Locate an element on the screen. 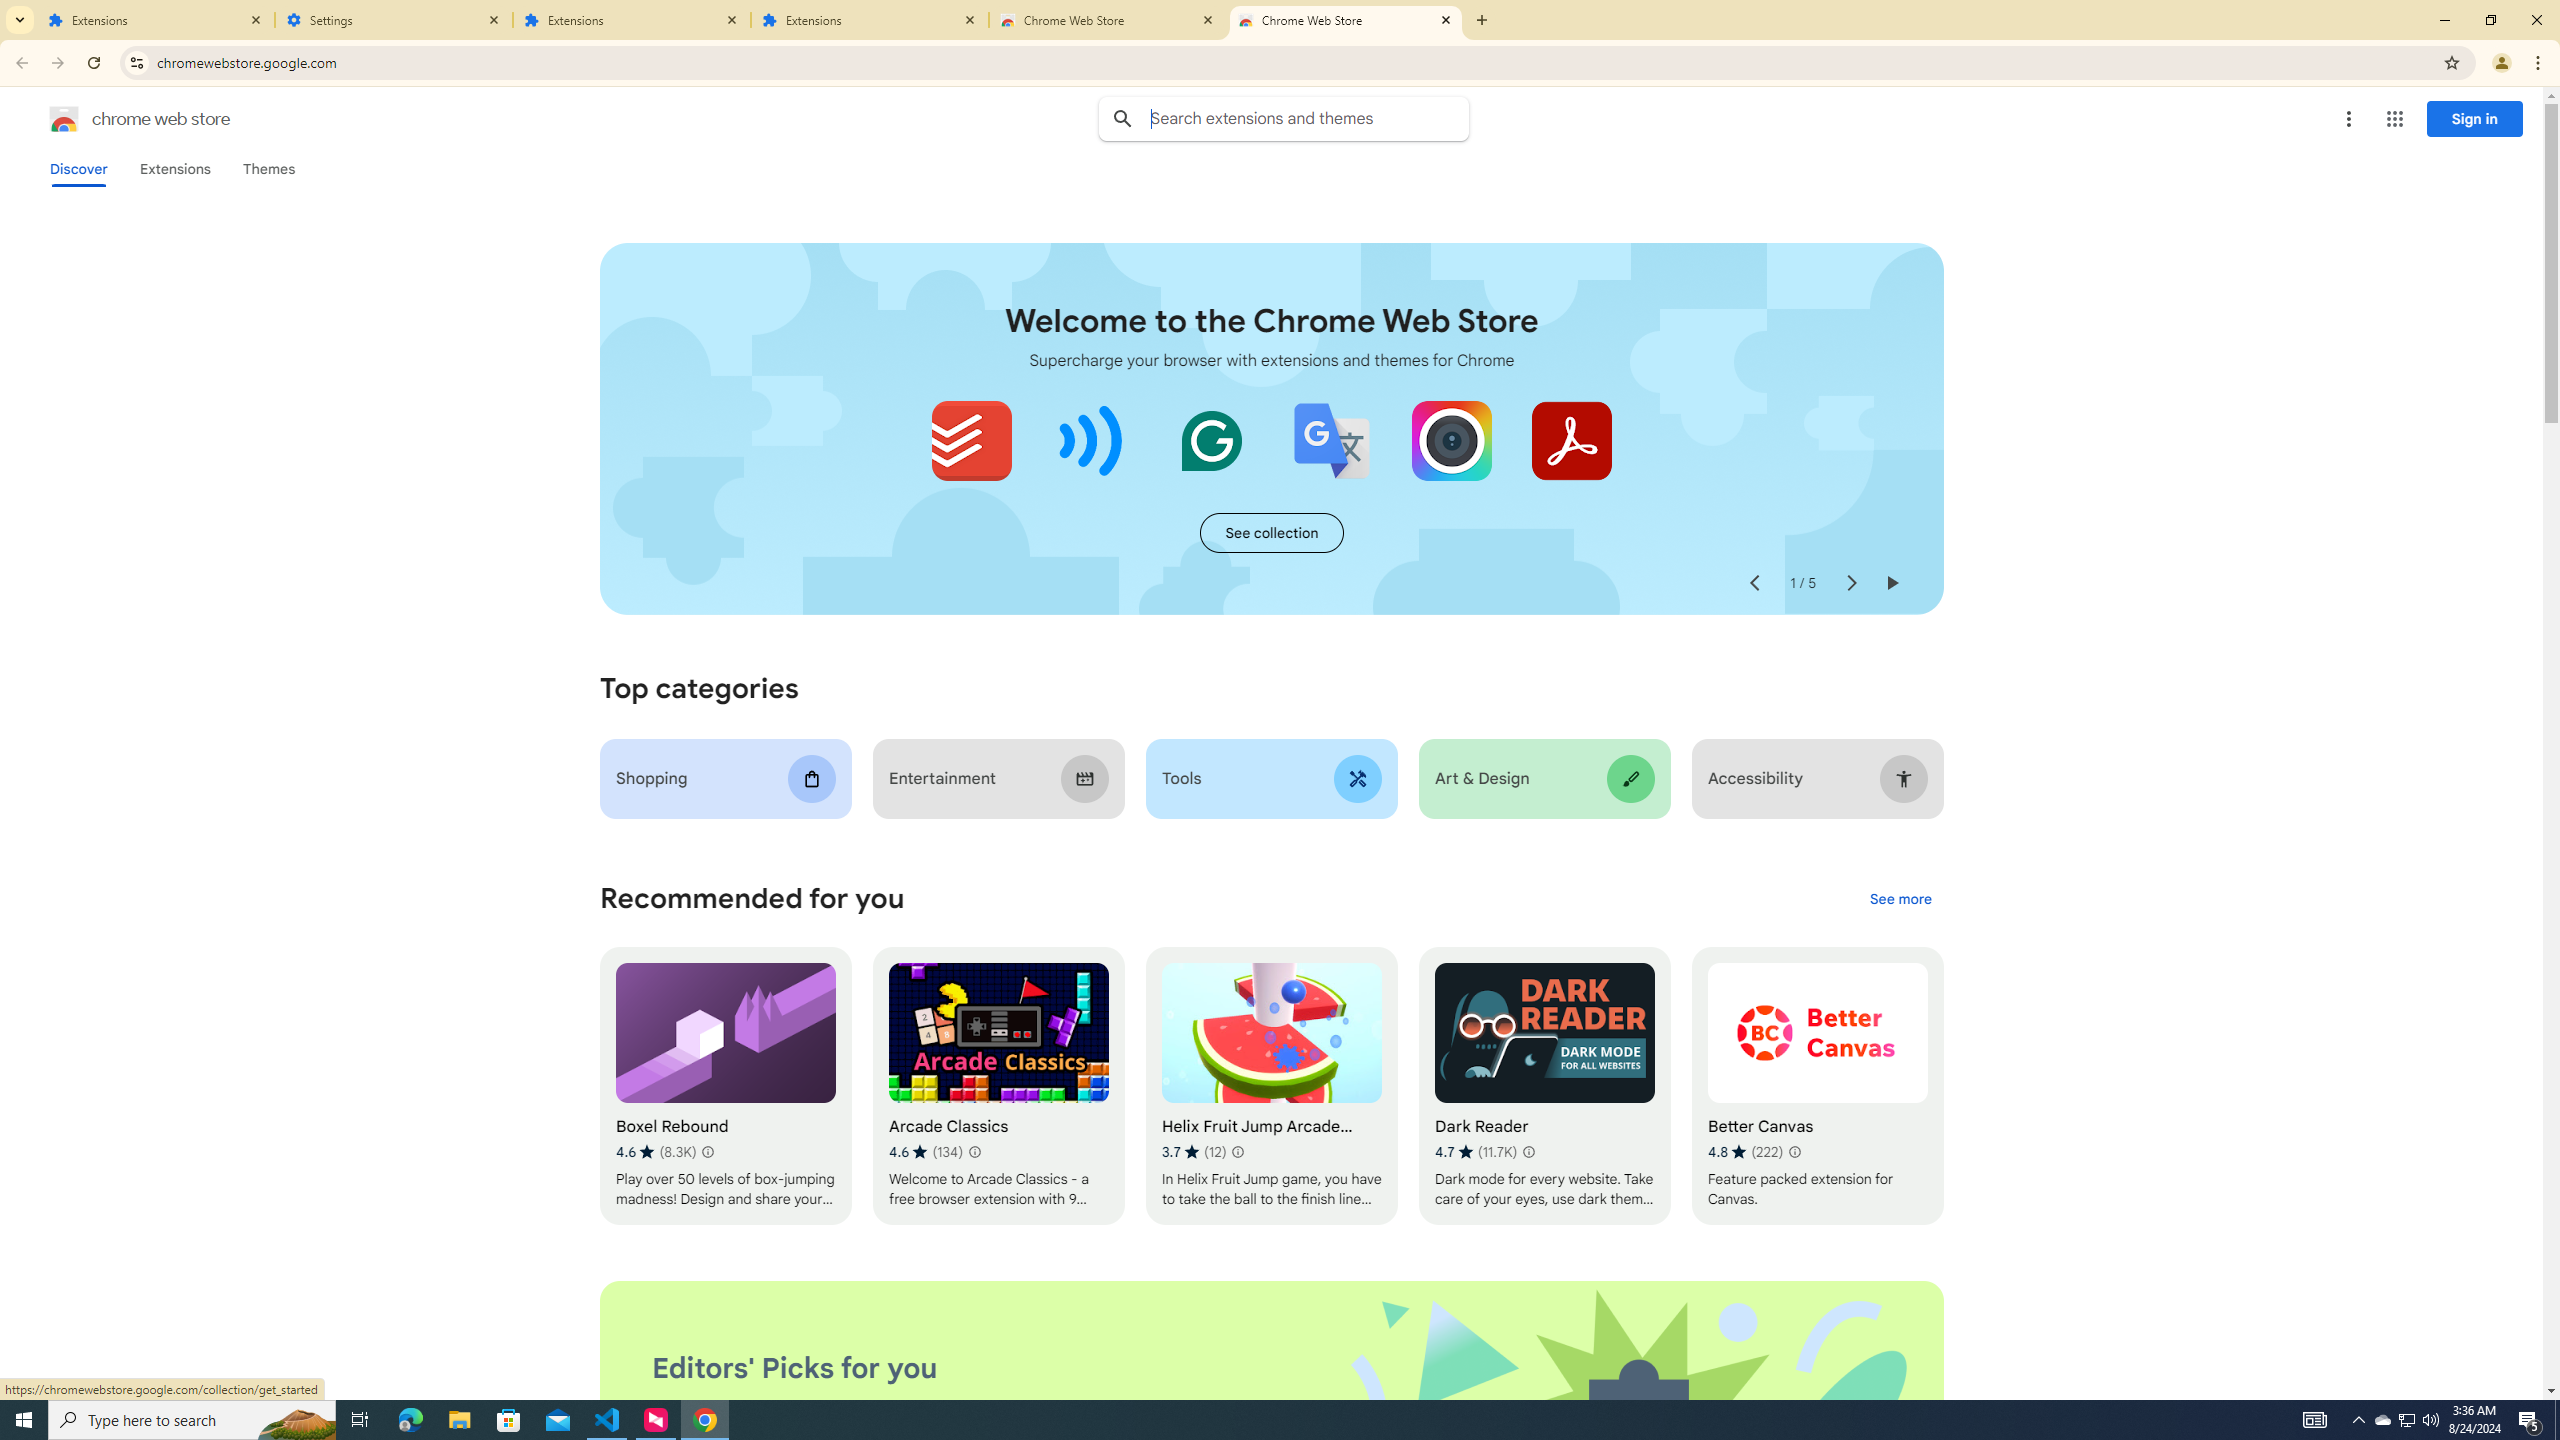 The image size is (2560, 1440). 'Shopping' is located at coordinates (725, 778).